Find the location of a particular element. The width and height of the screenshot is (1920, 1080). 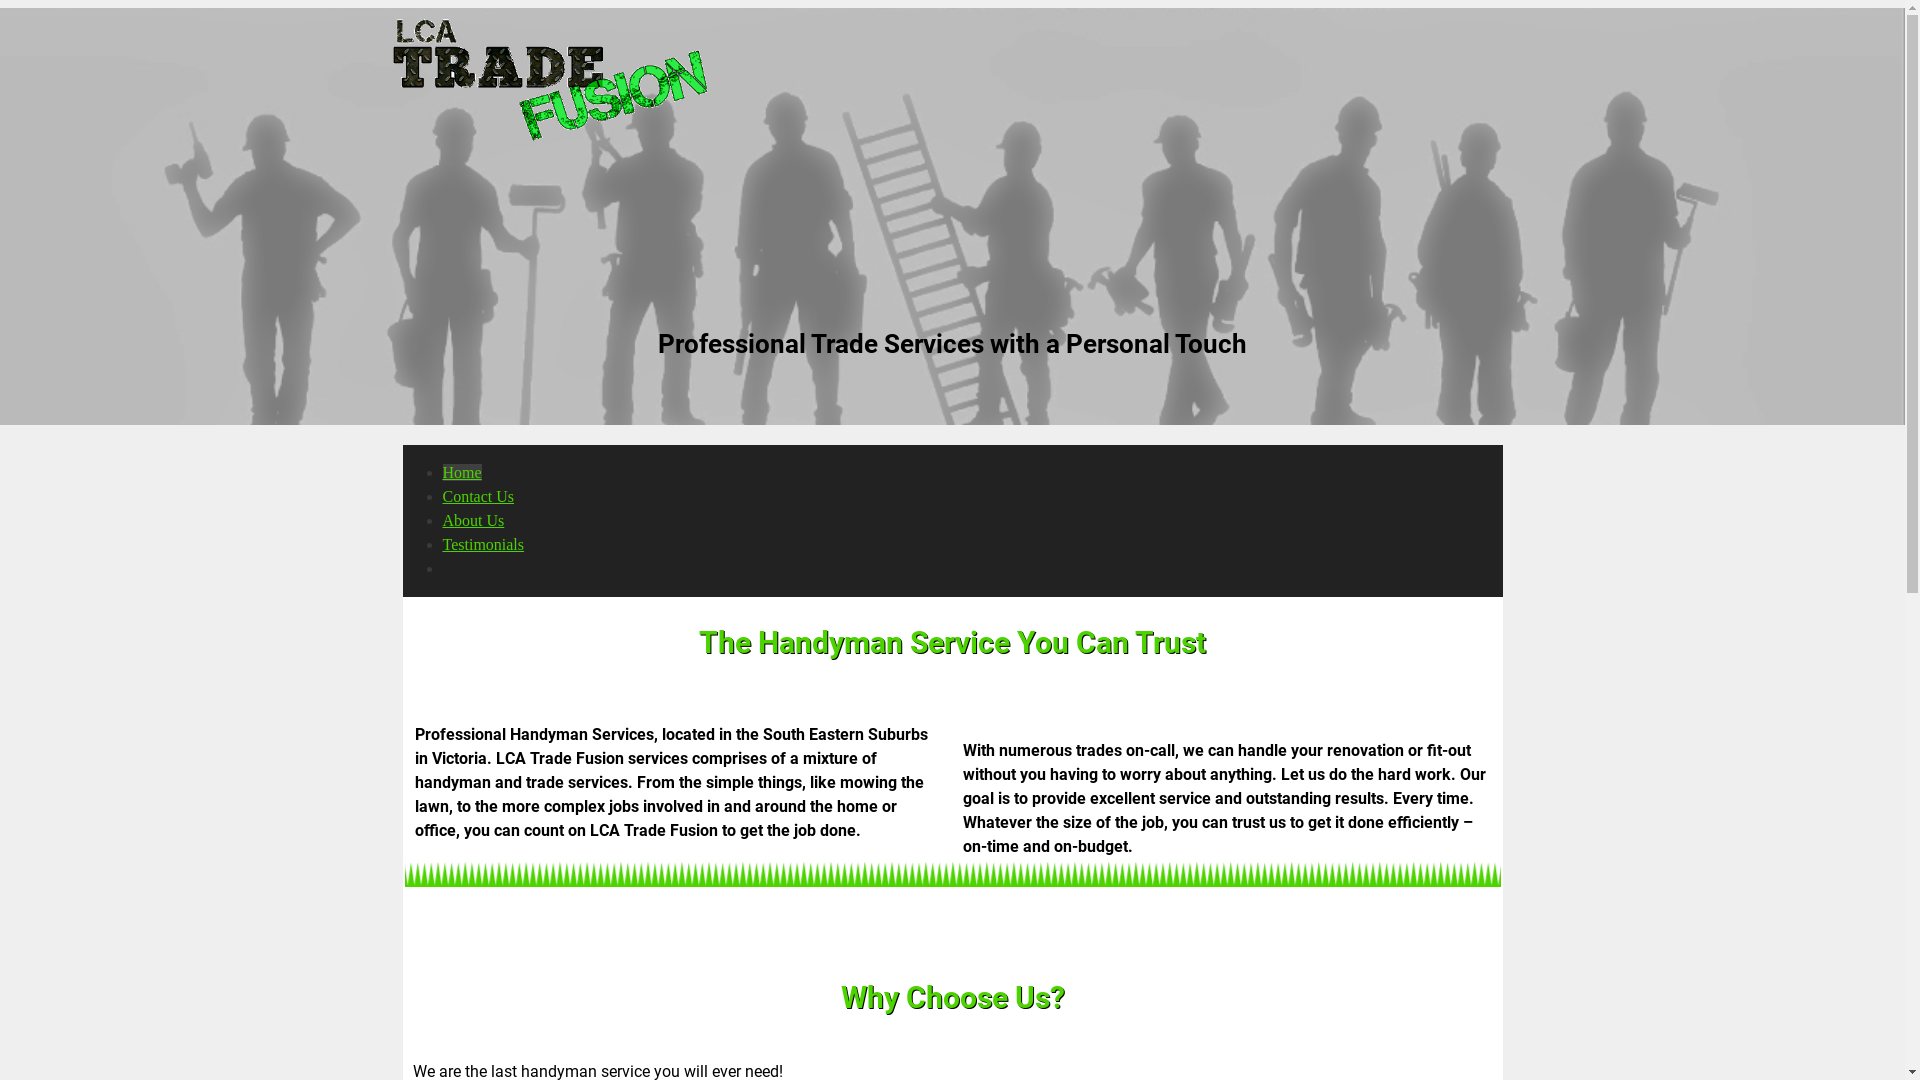

'Contact Us' is located at coordinates (477, 495).